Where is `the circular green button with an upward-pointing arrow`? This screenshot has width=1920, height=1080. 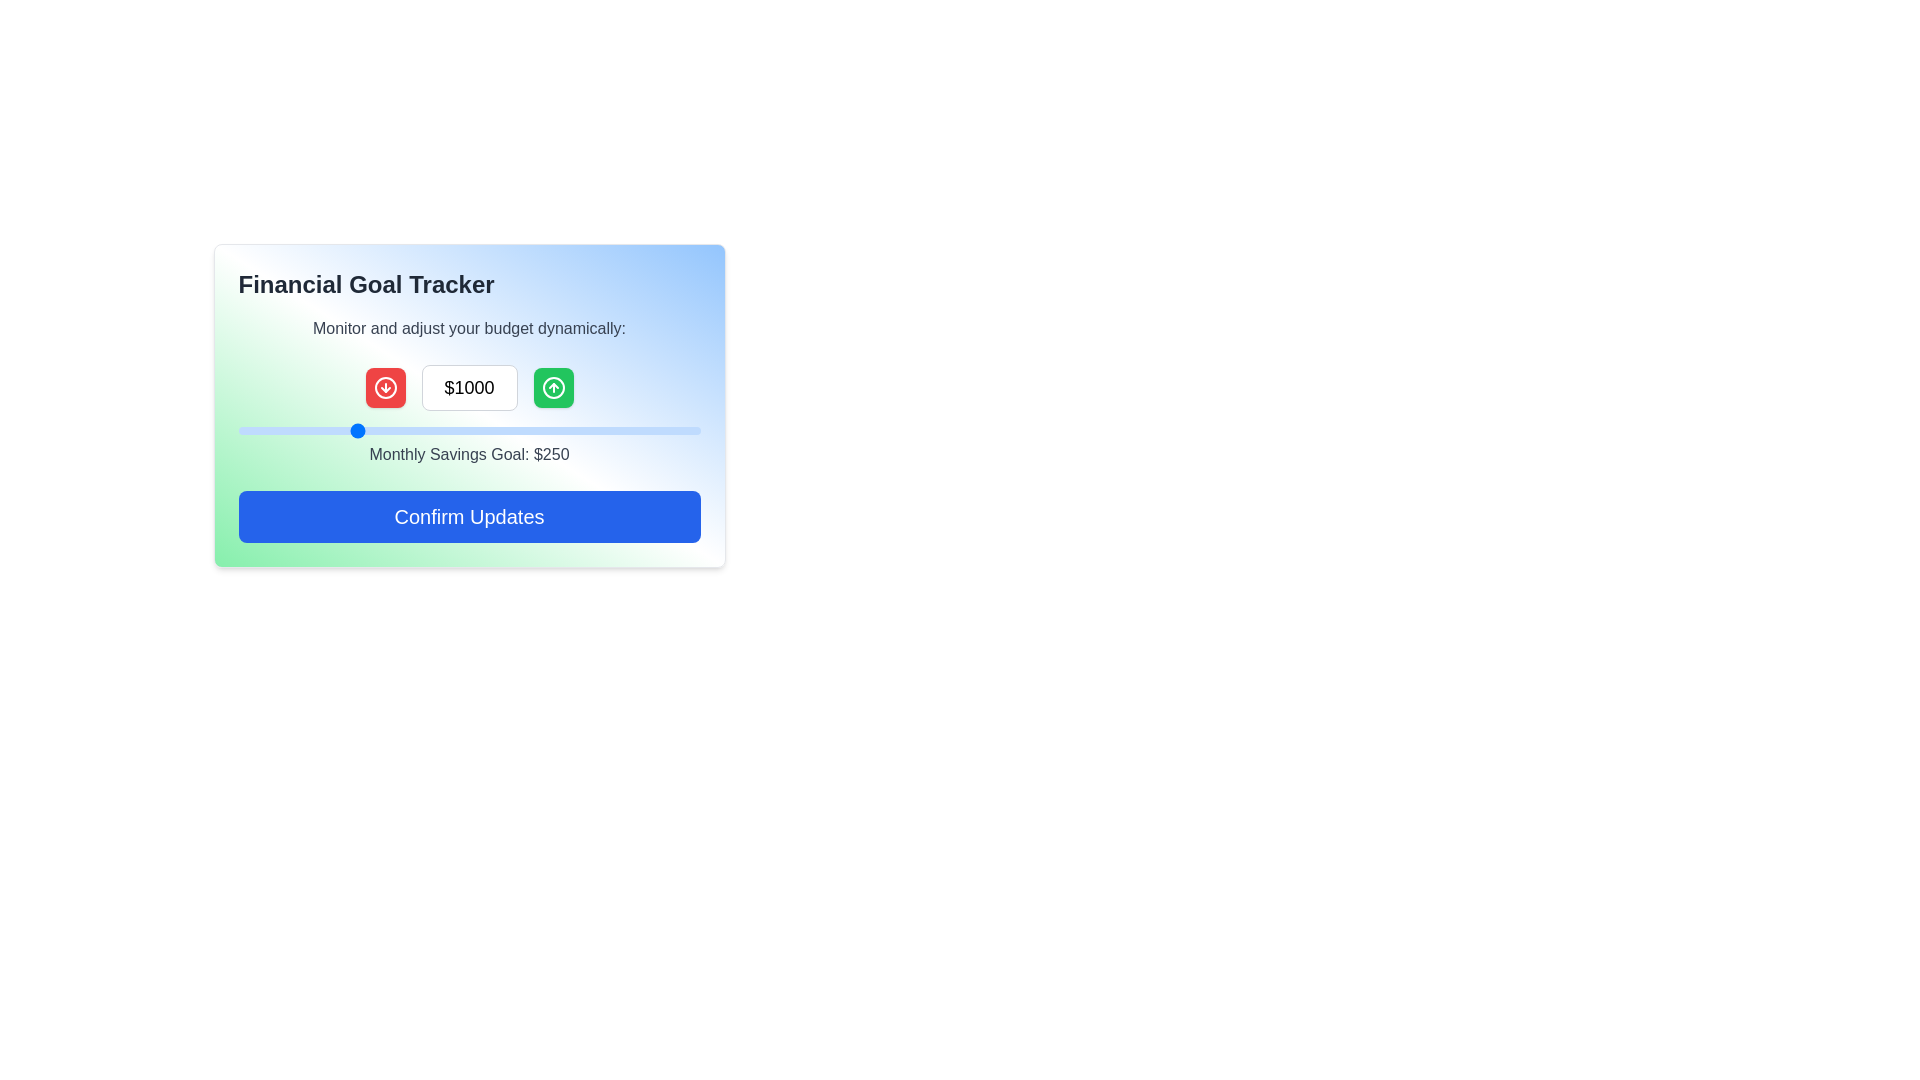
the circular green button with an upward-pointing arrow is located at coordinates (553, 388).